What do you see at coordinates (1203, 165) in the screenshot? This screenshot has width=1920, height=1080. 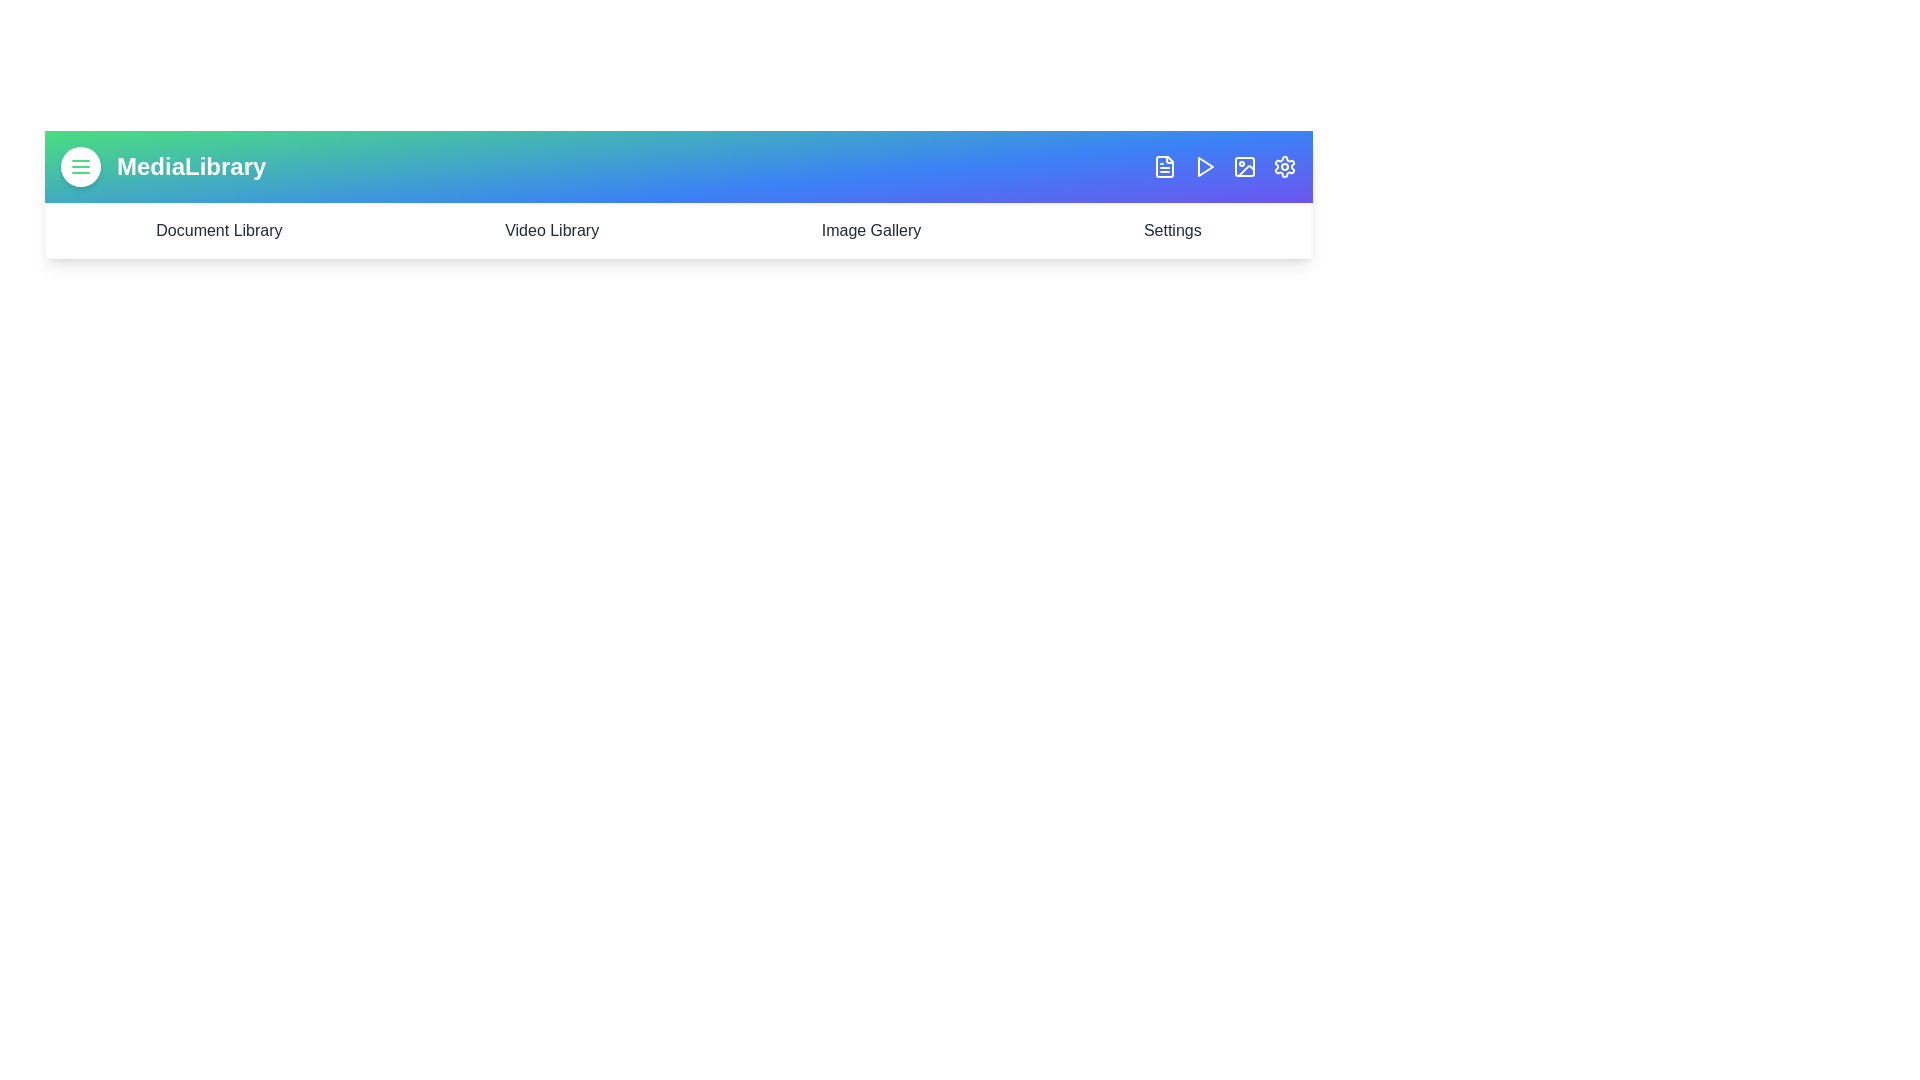 I see `the Play icon to trigger its interaction` at bounding box center [1203, 165].